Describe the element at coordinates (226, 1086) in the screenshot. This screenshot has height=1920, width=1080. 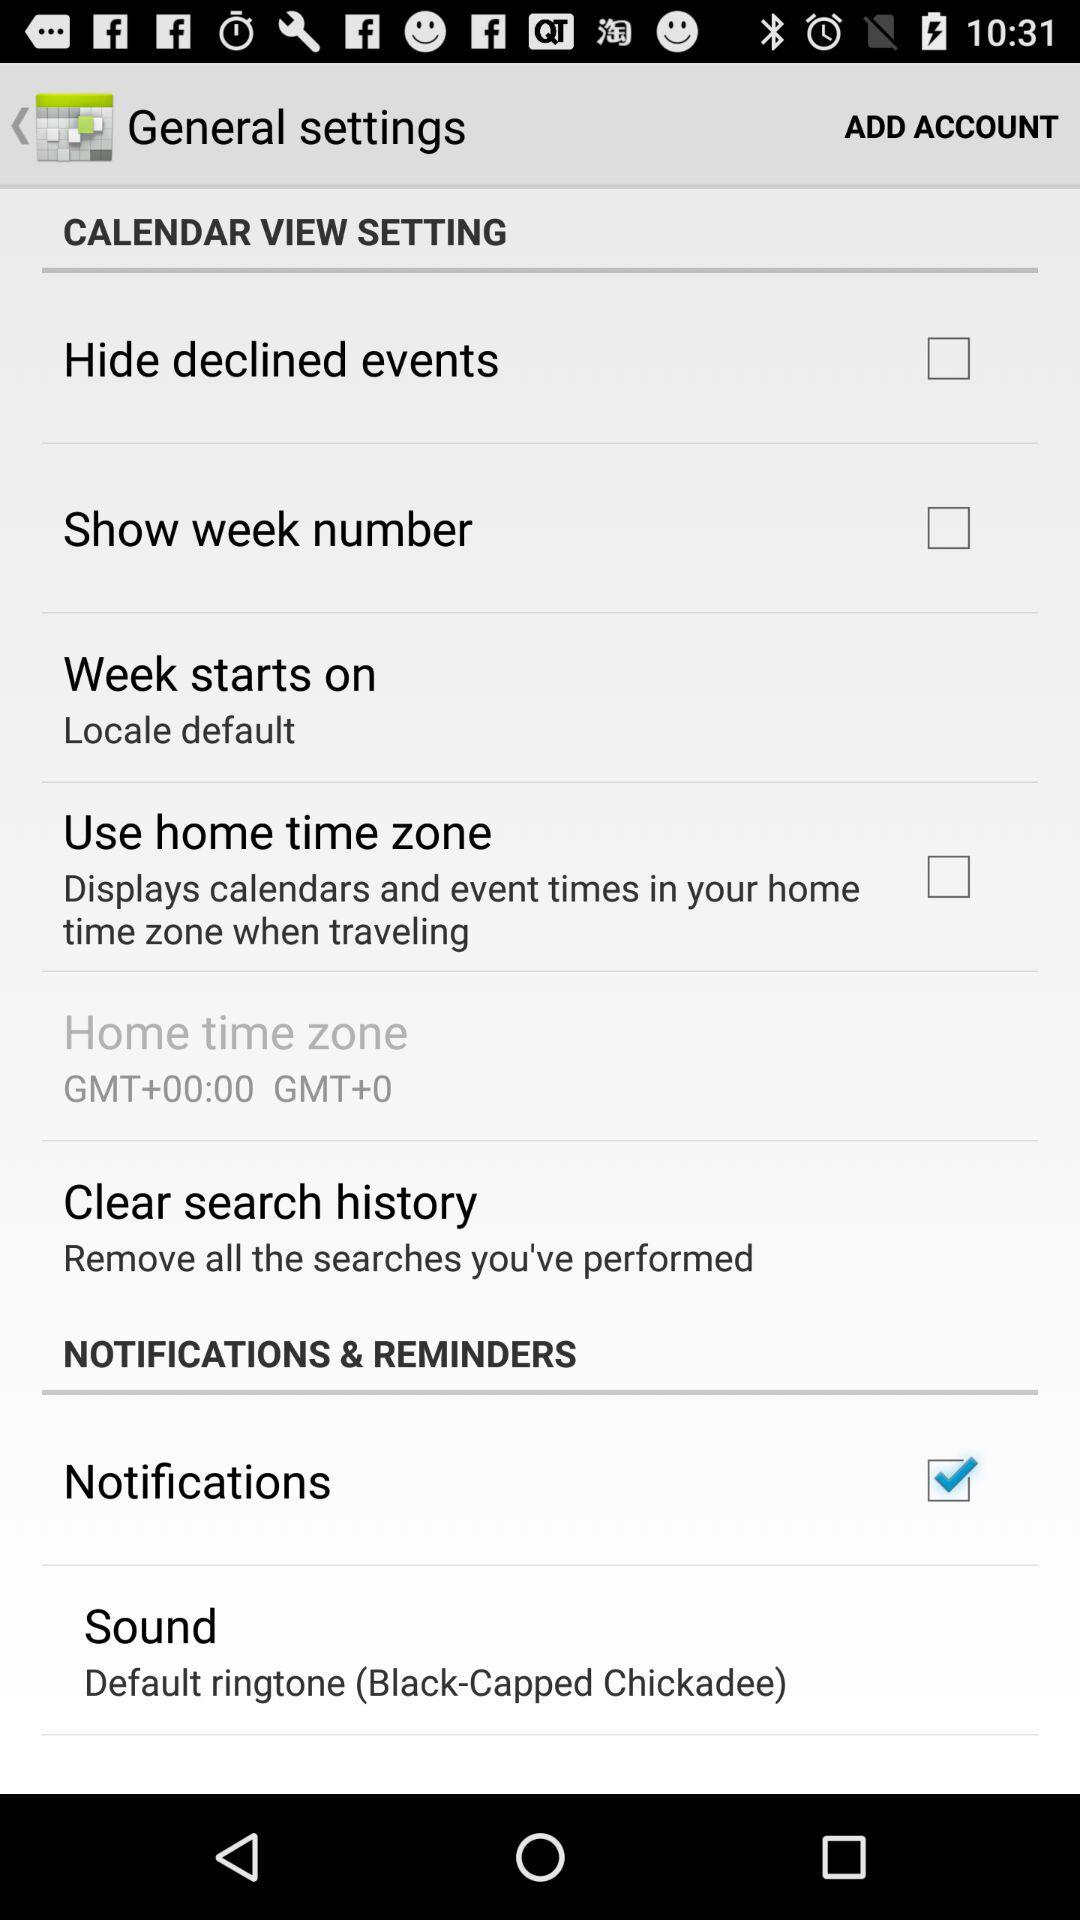
I see `gmt 00 00 item` at that location.